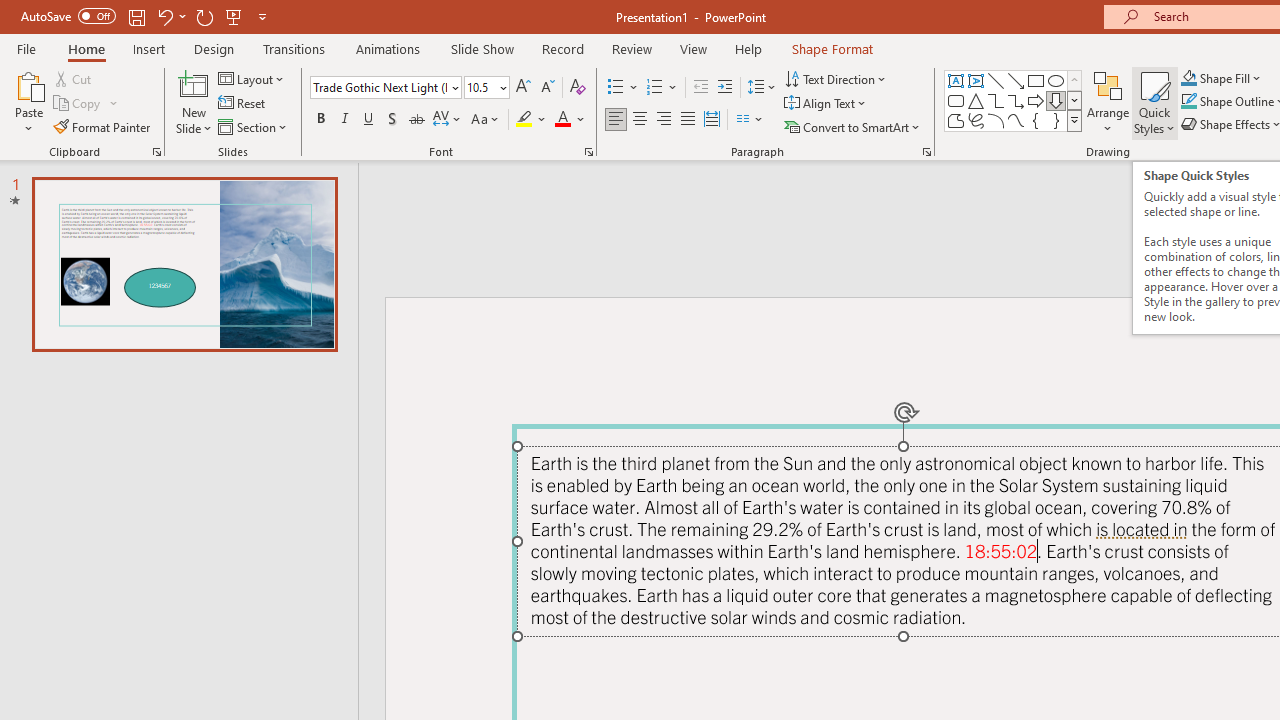  Describe the element at coordinates (1016, 100) in the screenshot. I see `'Connector: Elbow Arrow'` at that location.